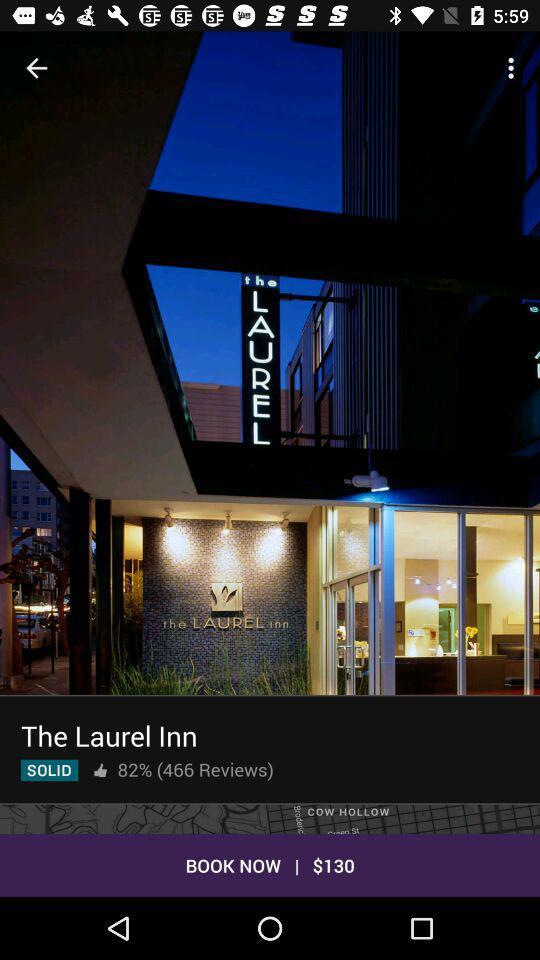 The width and height of the screenshot is (540, 960). What do you see at coordinates (270, 398) in the screenshot?
I see `icon above the laurel inn` at bounding box center [270, 398].